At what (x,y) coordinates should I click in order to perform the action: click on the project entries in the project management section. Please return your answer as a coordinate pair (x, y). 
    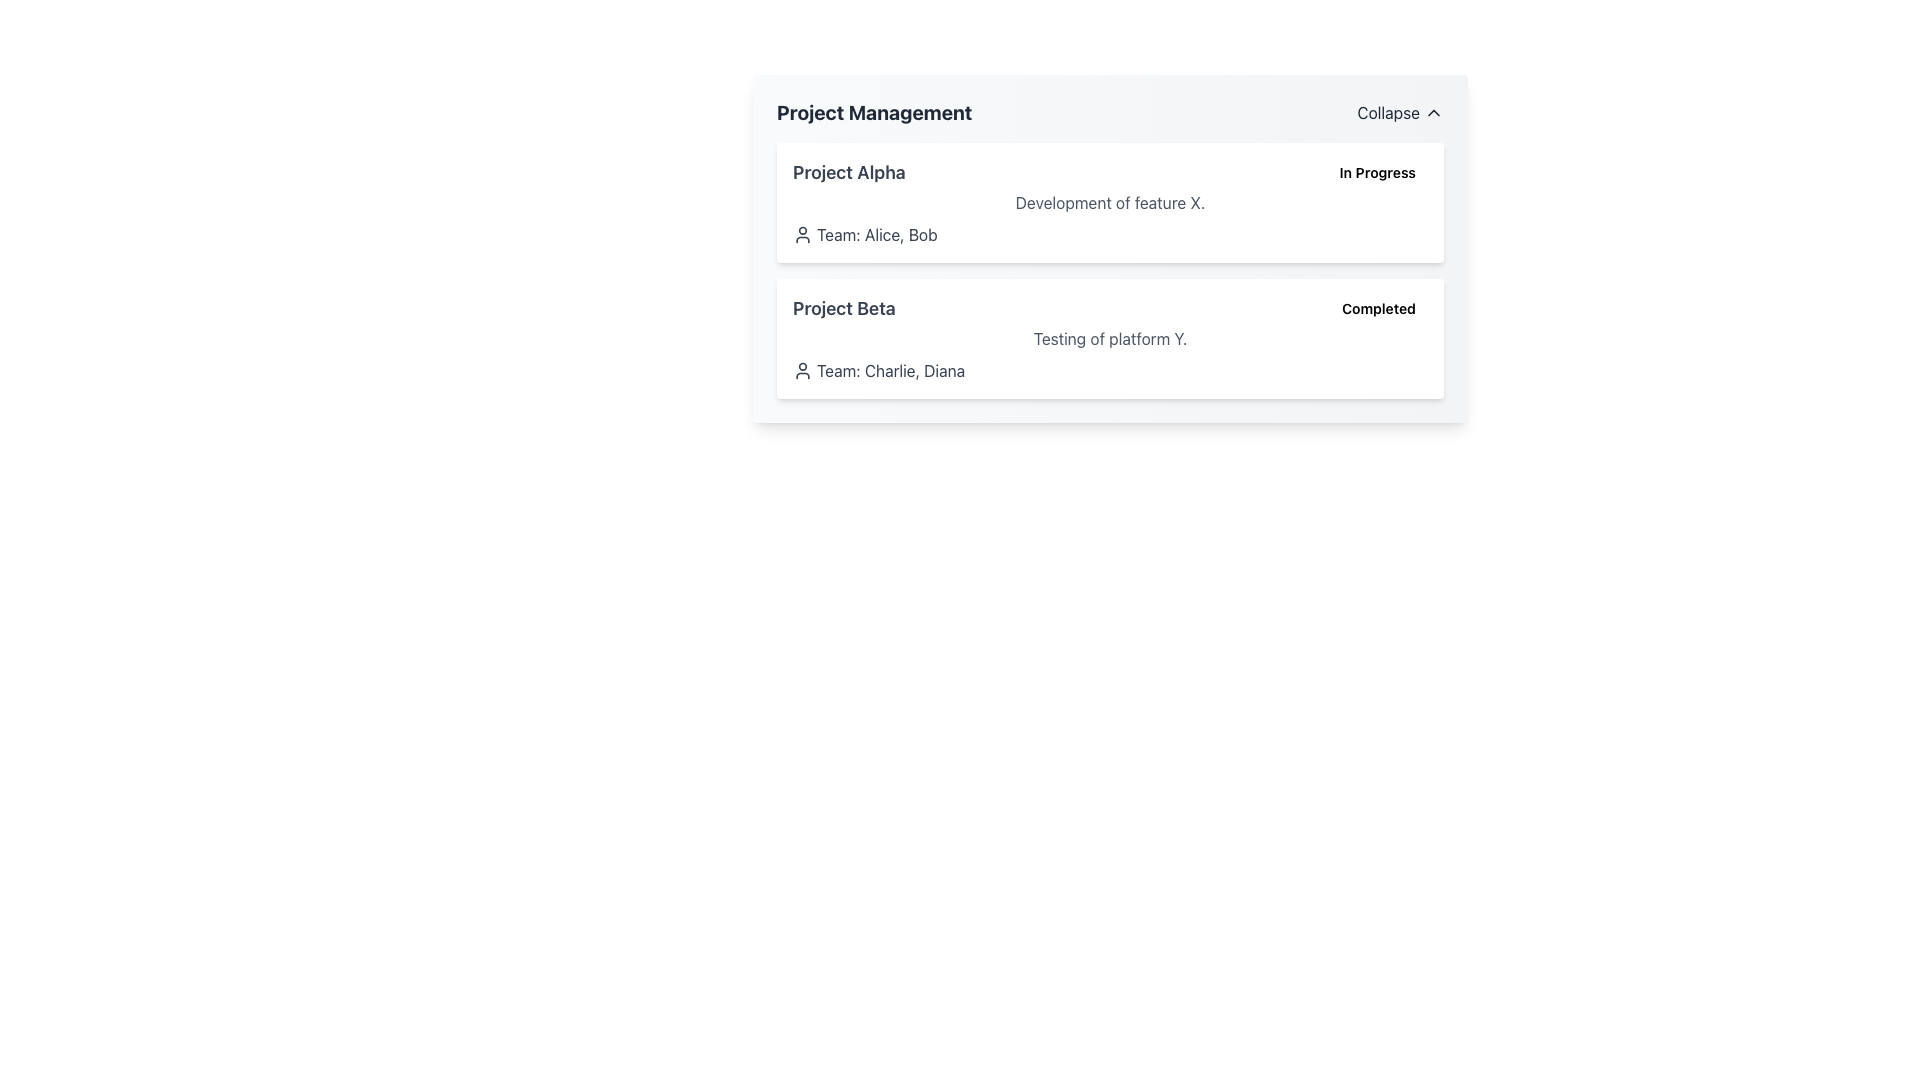
    Looking at the image, I should click on (1109, 248).